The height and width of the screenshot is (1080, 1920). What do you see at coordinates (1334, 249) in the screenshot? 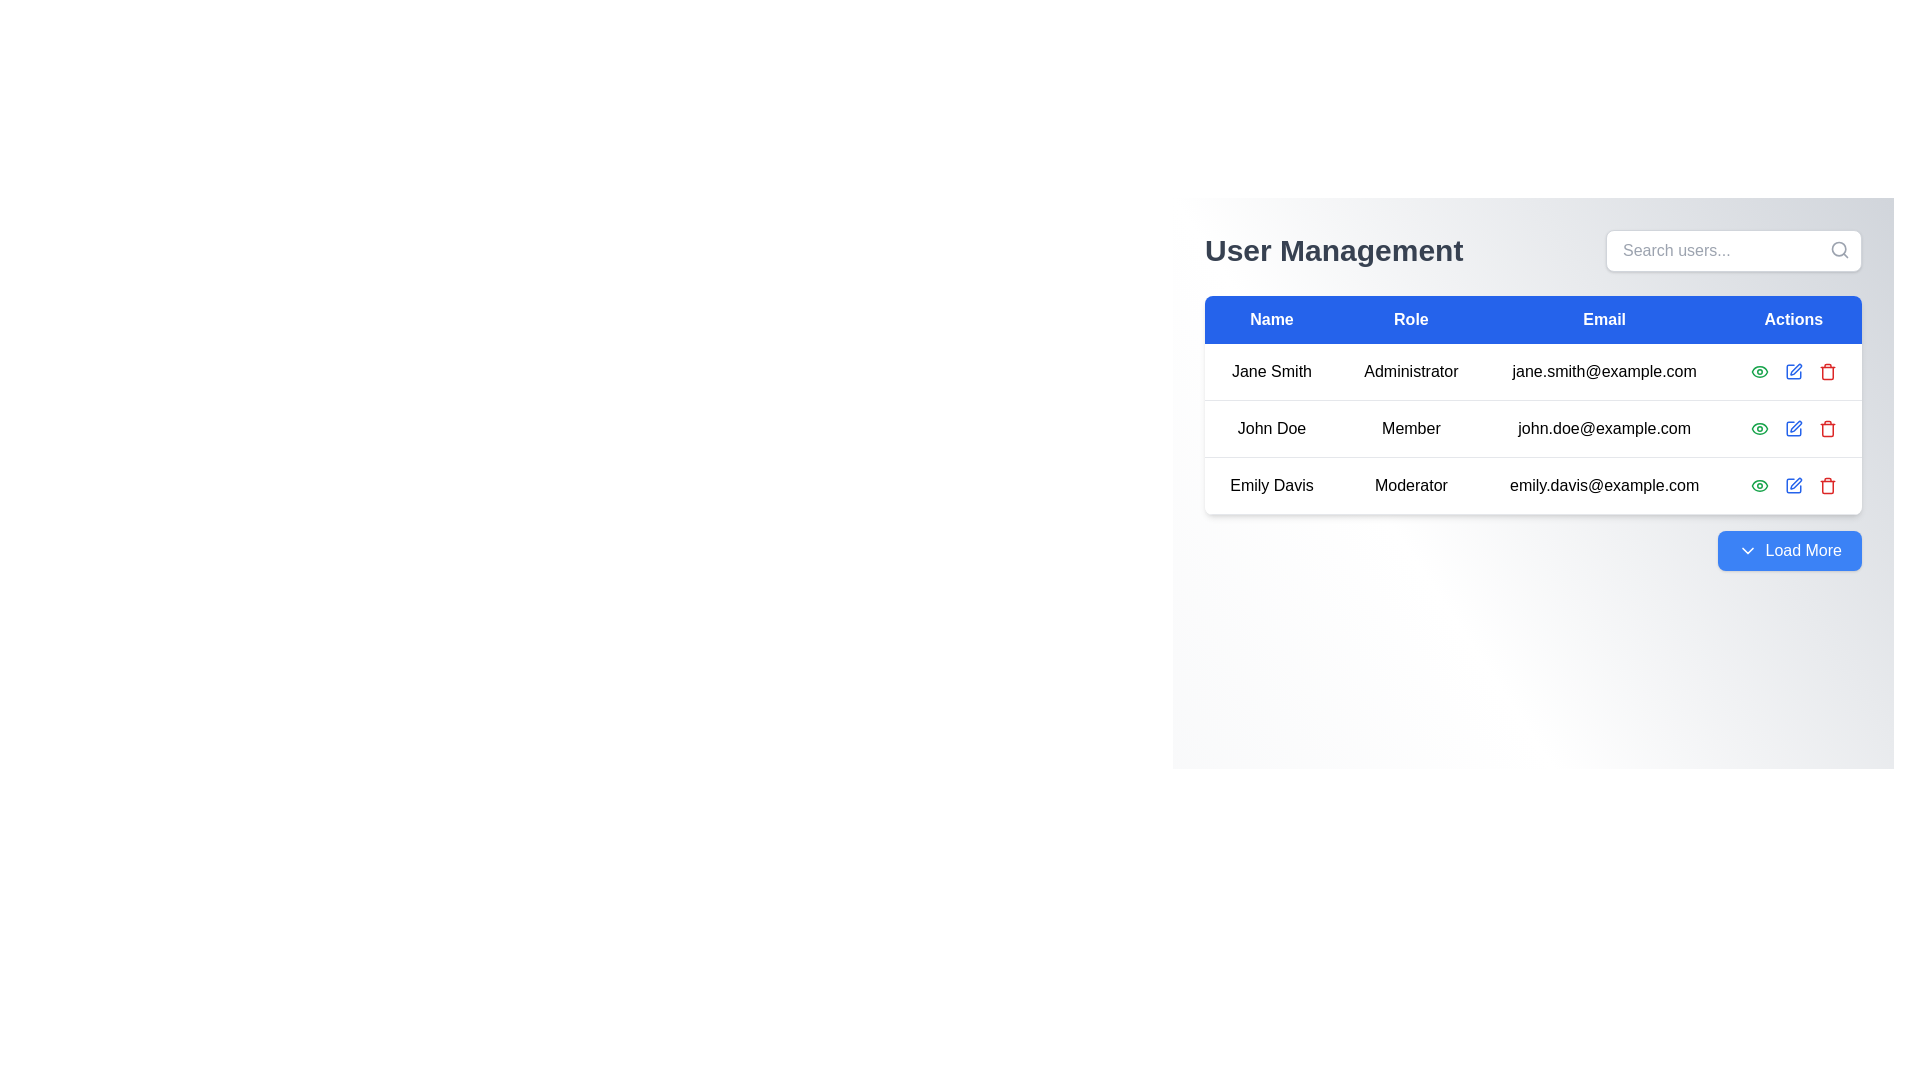
I see `the 'User Management' text label which serves as a title or header for the page` at bounding box center [1334, 249].